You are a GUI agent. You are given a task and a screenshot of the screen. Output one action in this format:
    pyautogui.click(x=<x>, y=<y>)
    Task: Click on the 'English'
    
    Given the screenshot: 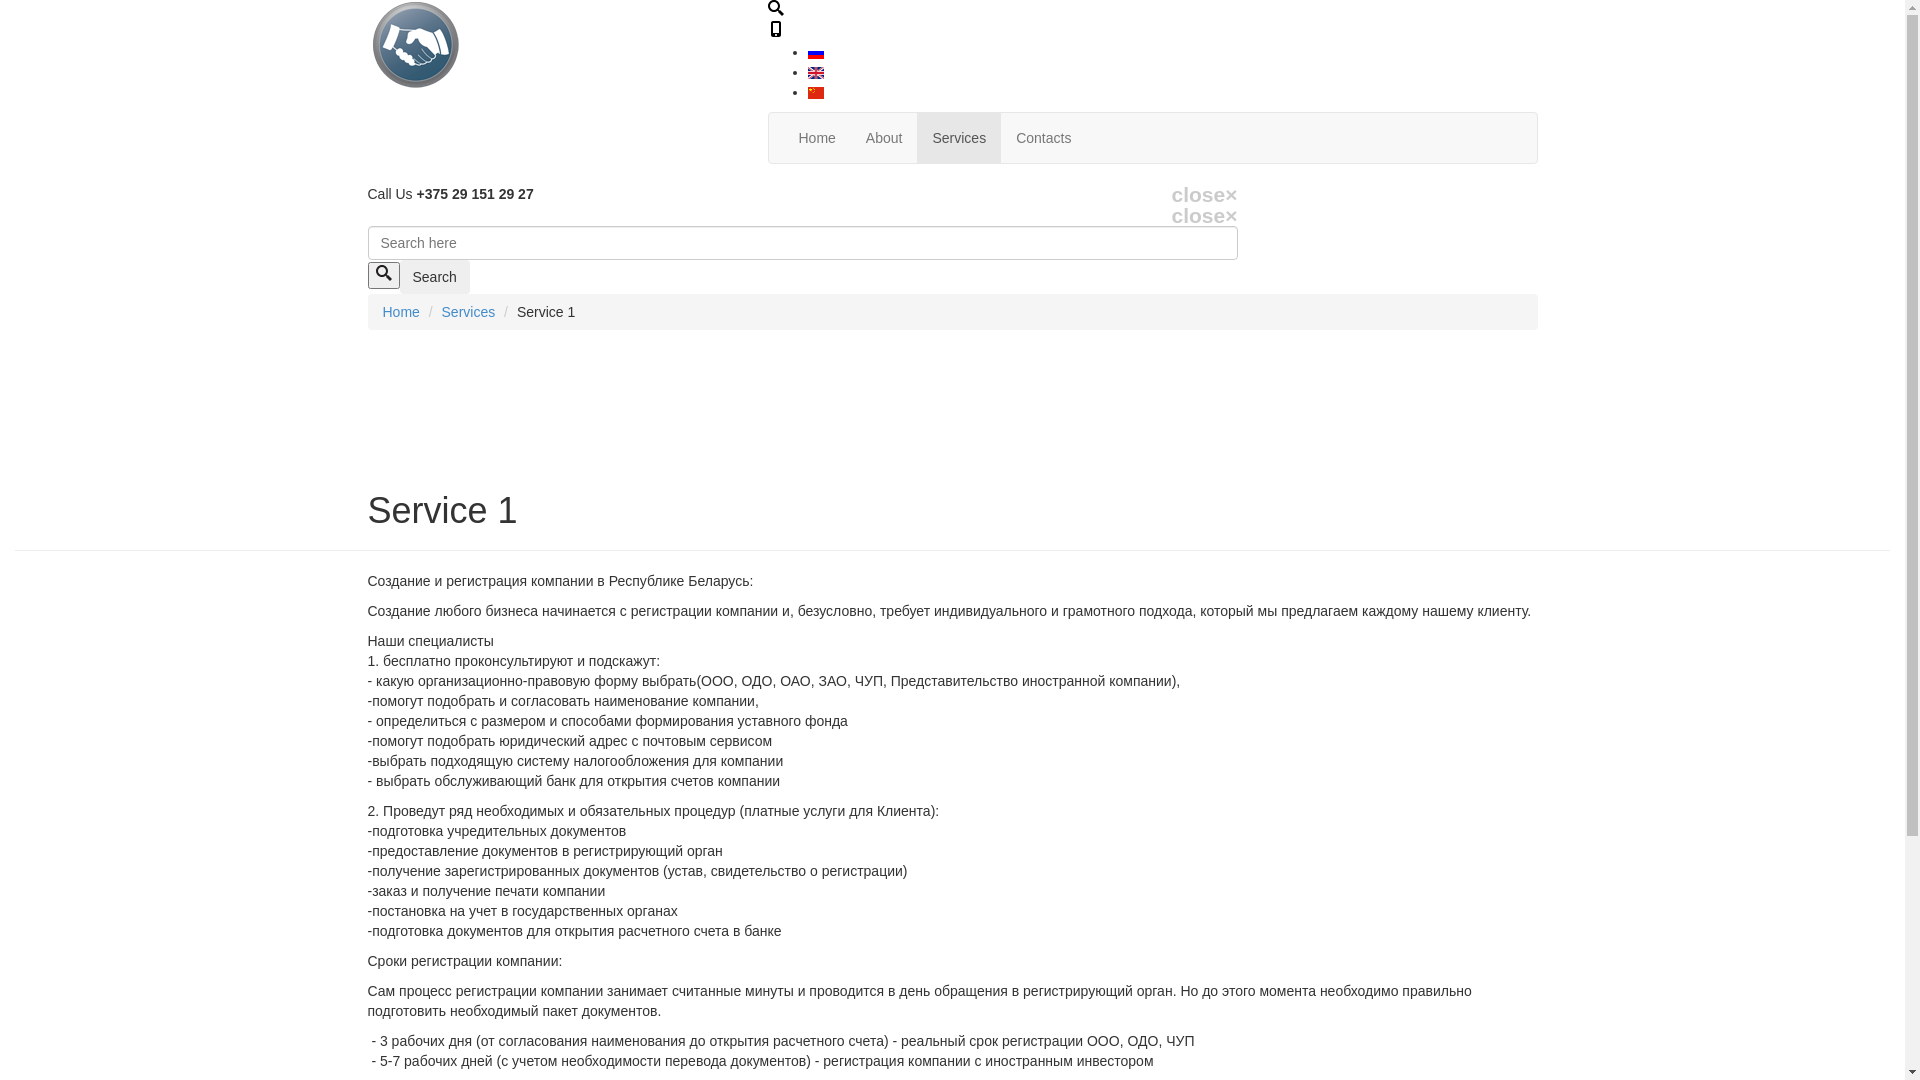 What is the action you would take?
    pyautogui.click(x=816, y=72)
    